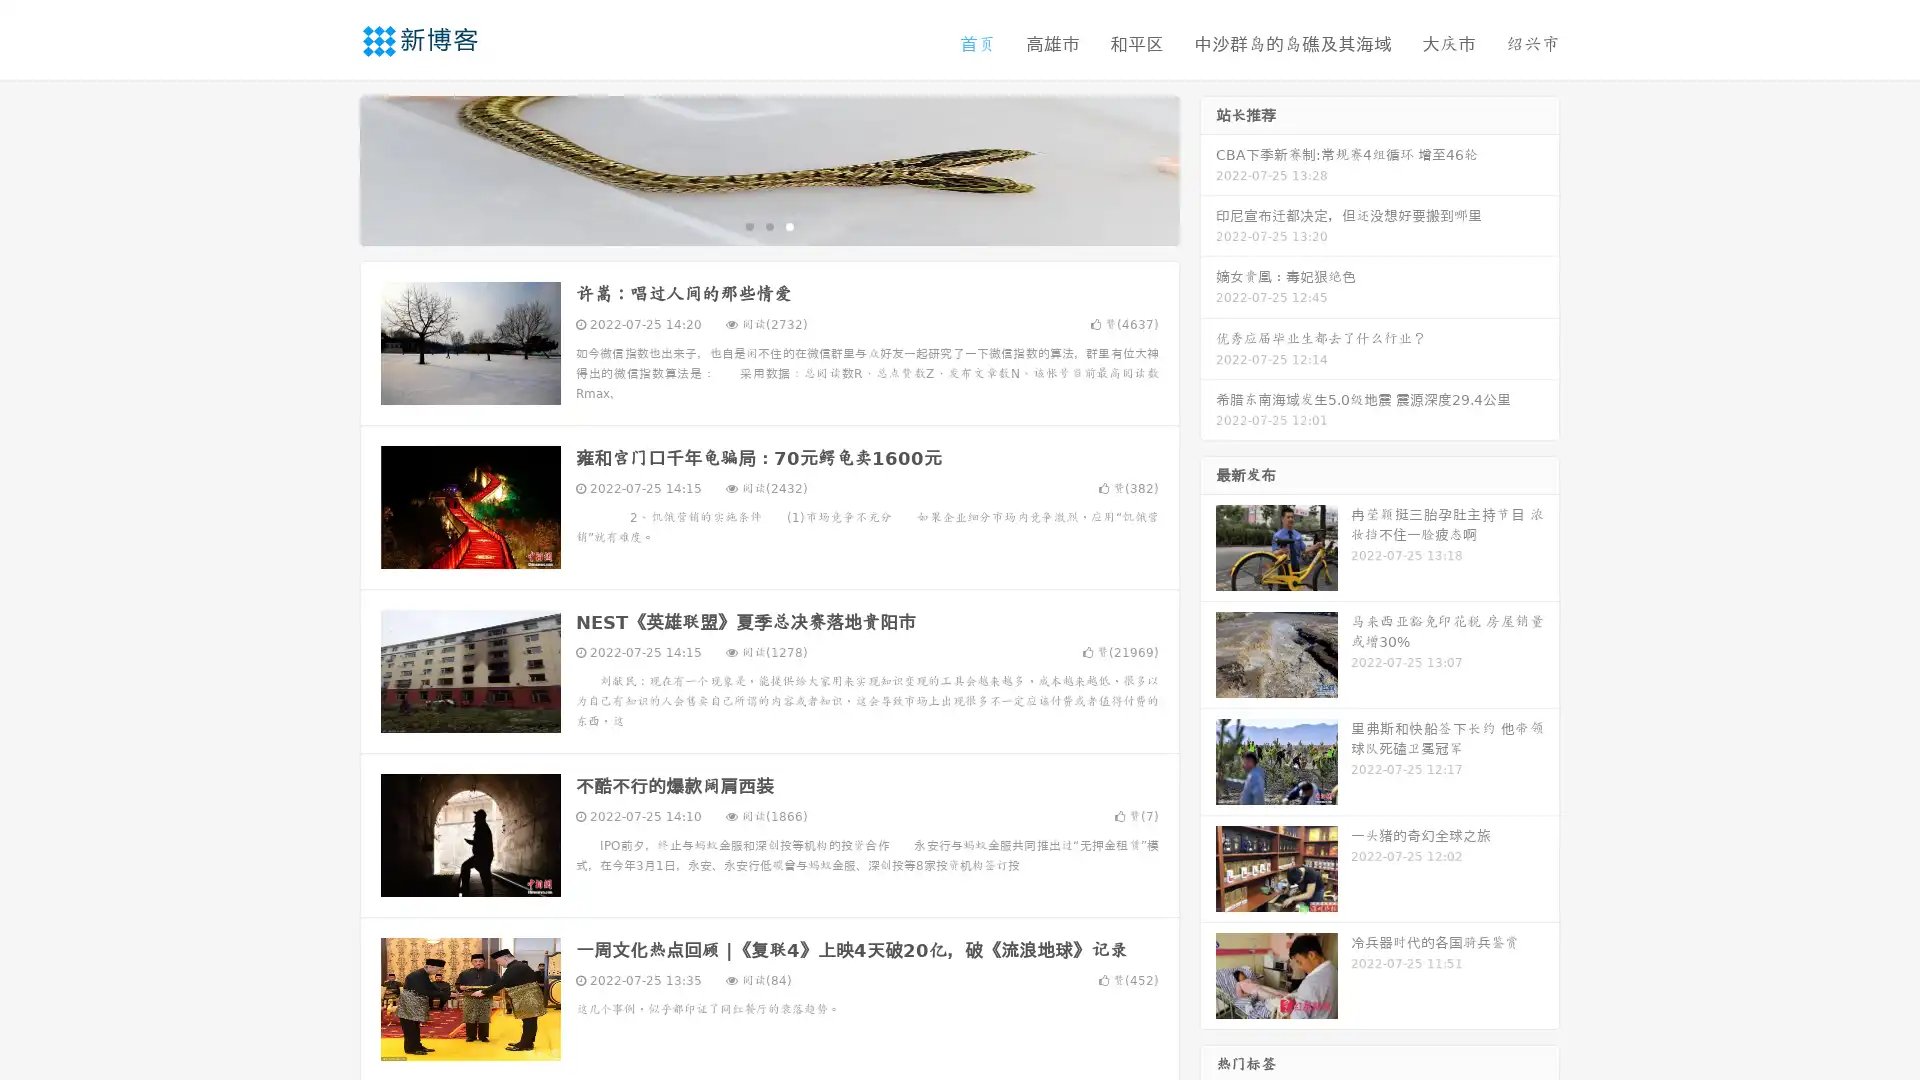 The height and width of the screenshot is (1080, 1920). What do you see at coordinates (330, 168) in the screenshot?
I see `Previous slide` at bounding box center [330, 168].